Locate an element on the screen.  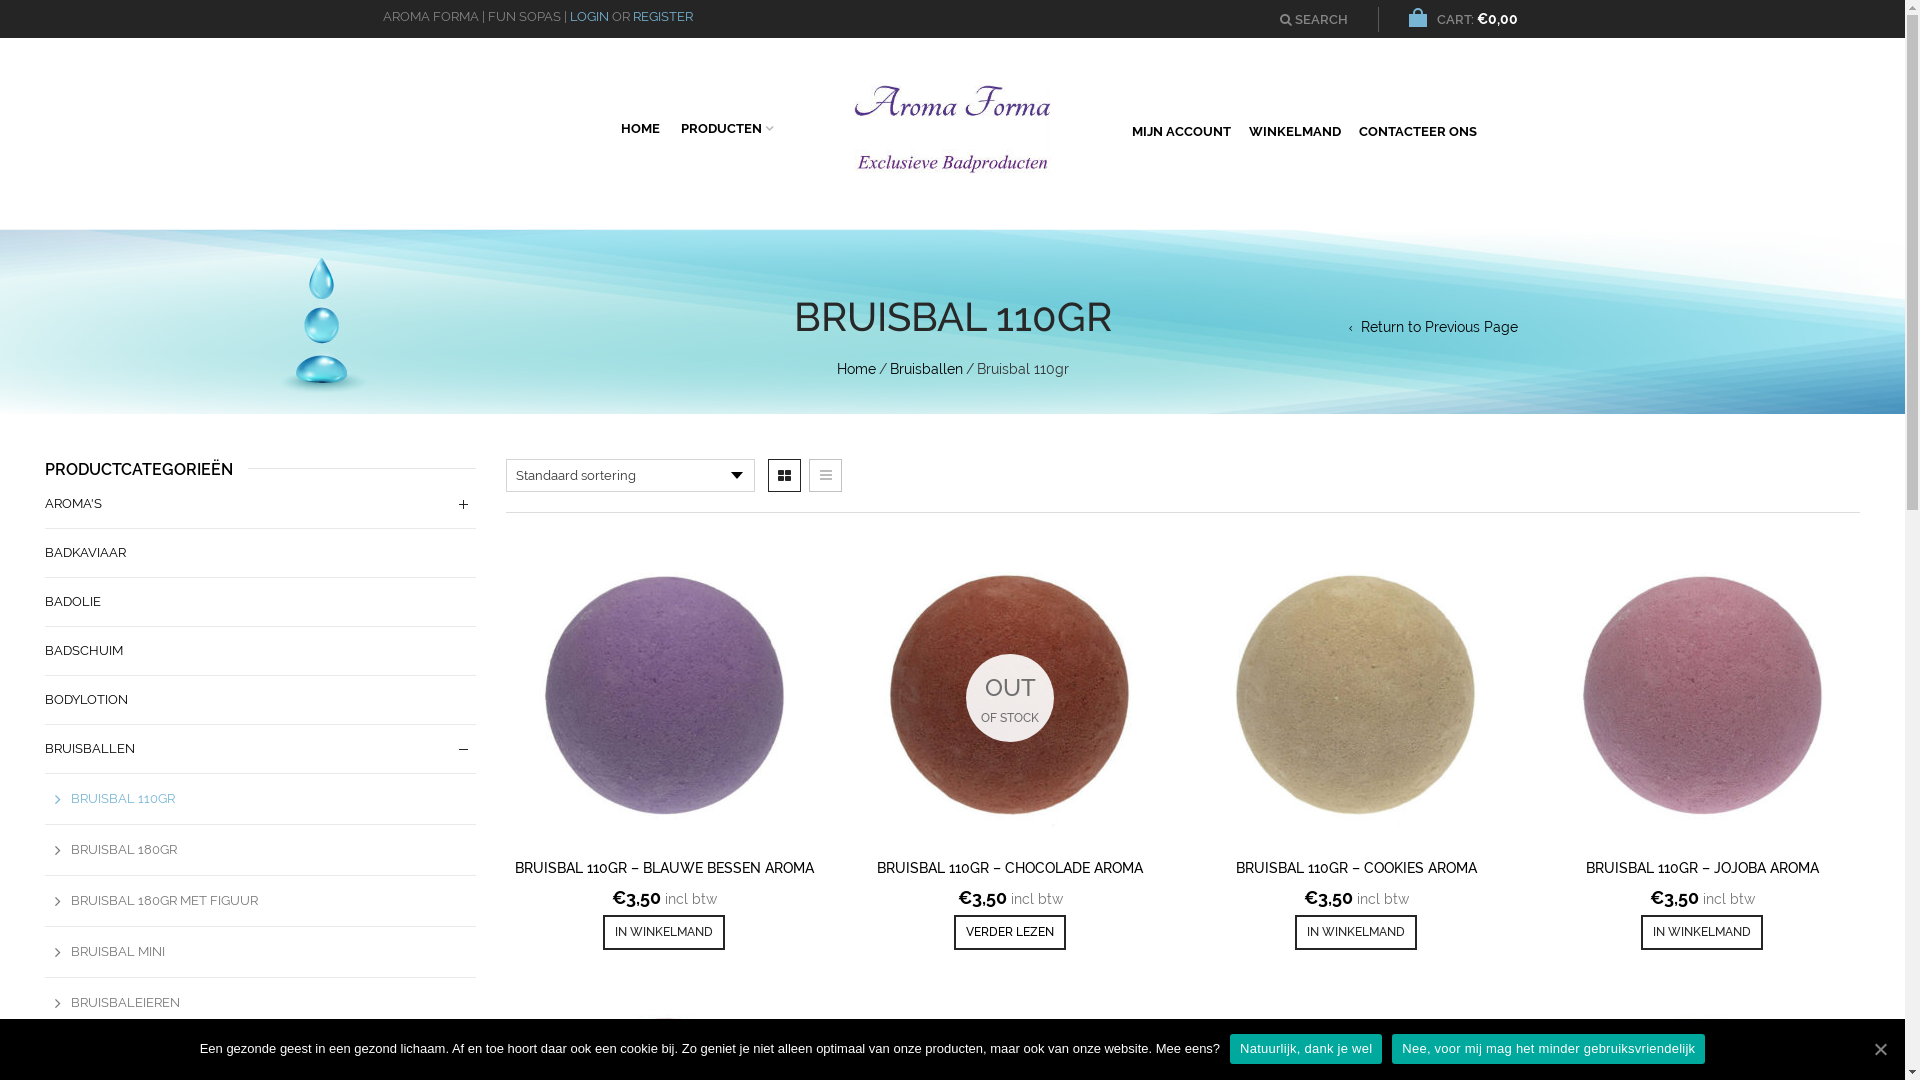
'SEARCH' is located at coordinates (1314, 19).